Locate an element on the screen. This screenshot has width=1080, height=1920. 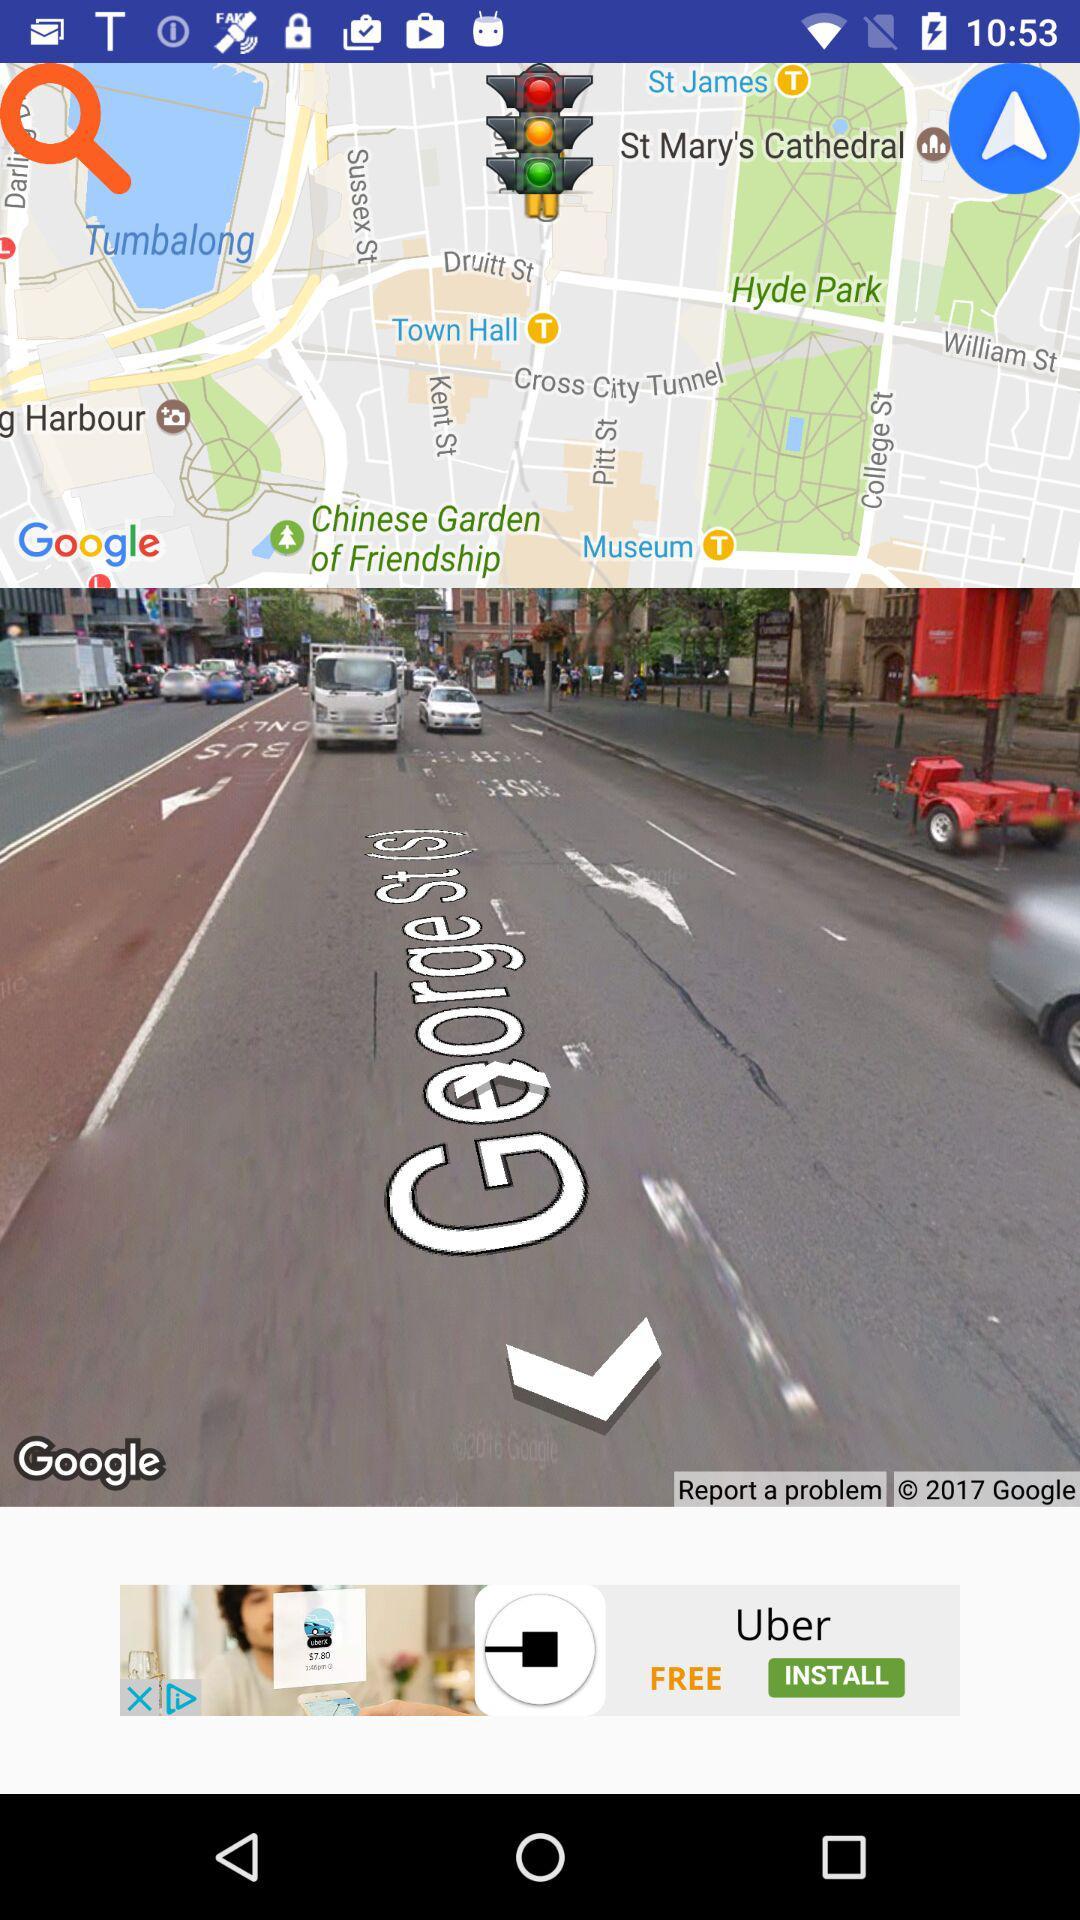
advertisement page is located at coordinates (540, 1650).